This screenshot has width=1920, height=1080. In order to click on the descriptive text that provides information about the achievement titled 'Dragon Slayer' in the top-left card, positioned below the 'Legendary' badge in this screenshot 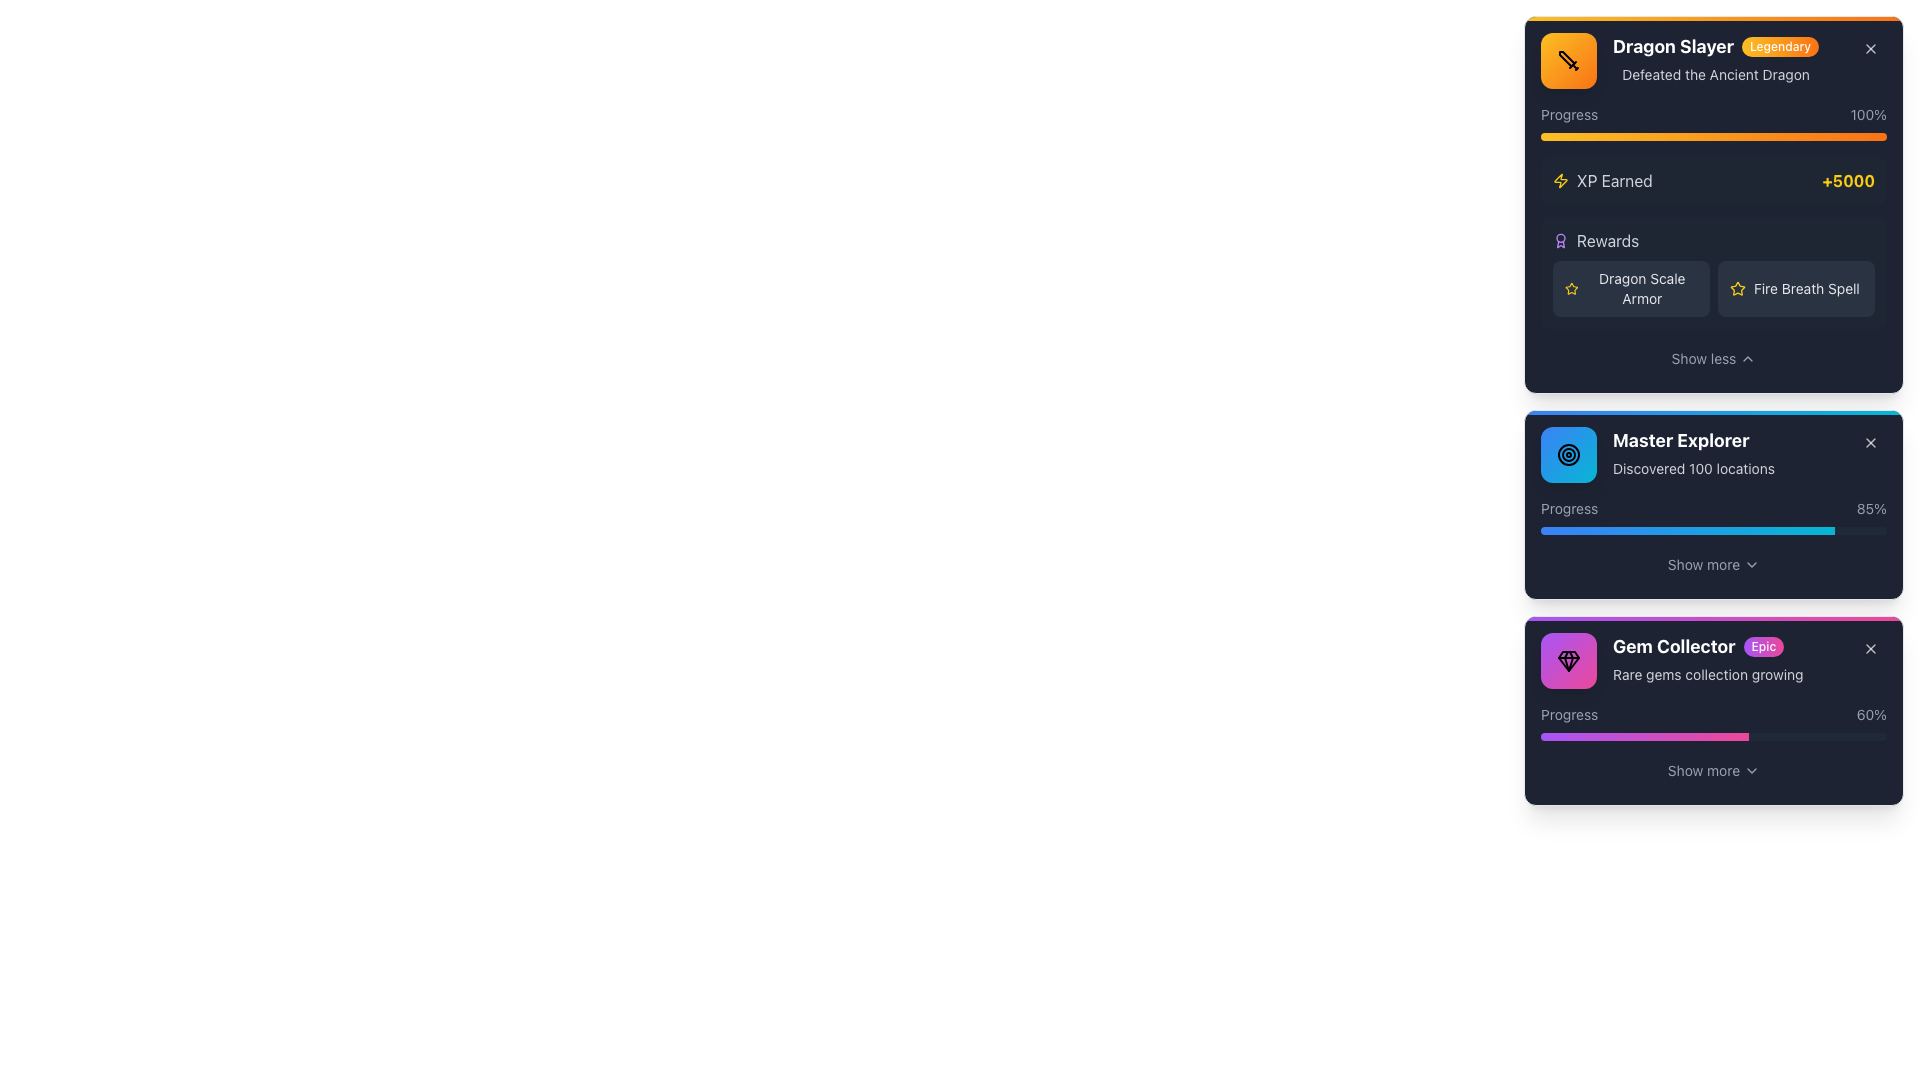, I will do `click(1715, 73)`.